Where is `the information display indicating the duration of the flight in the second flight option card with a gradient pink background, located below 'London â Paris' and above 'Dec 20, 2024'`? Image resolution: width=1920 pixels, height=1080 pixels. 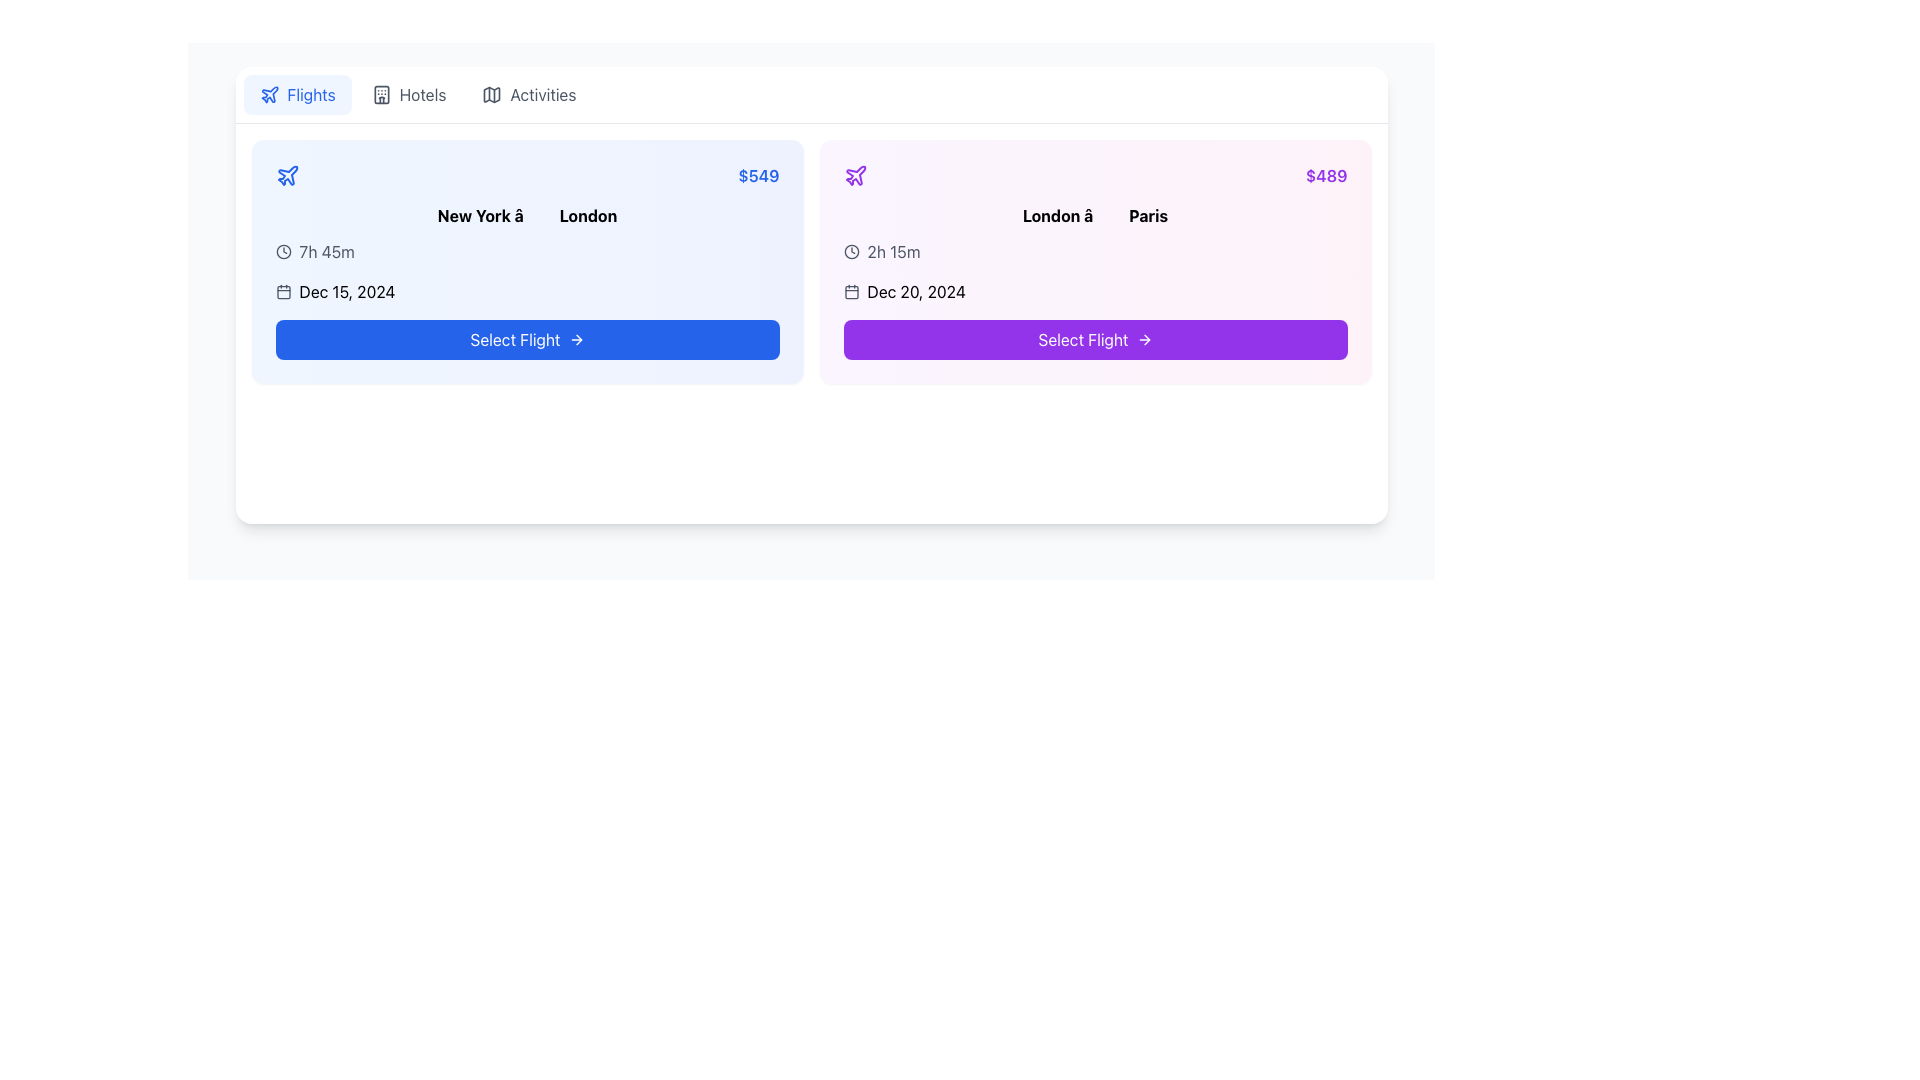 the information display indicating the duration of the flight in the second flight option card with a gradient pink background, located below 'London â Paris' and above 'Dec 20, 2024' is located at coordinates (1094, 250).